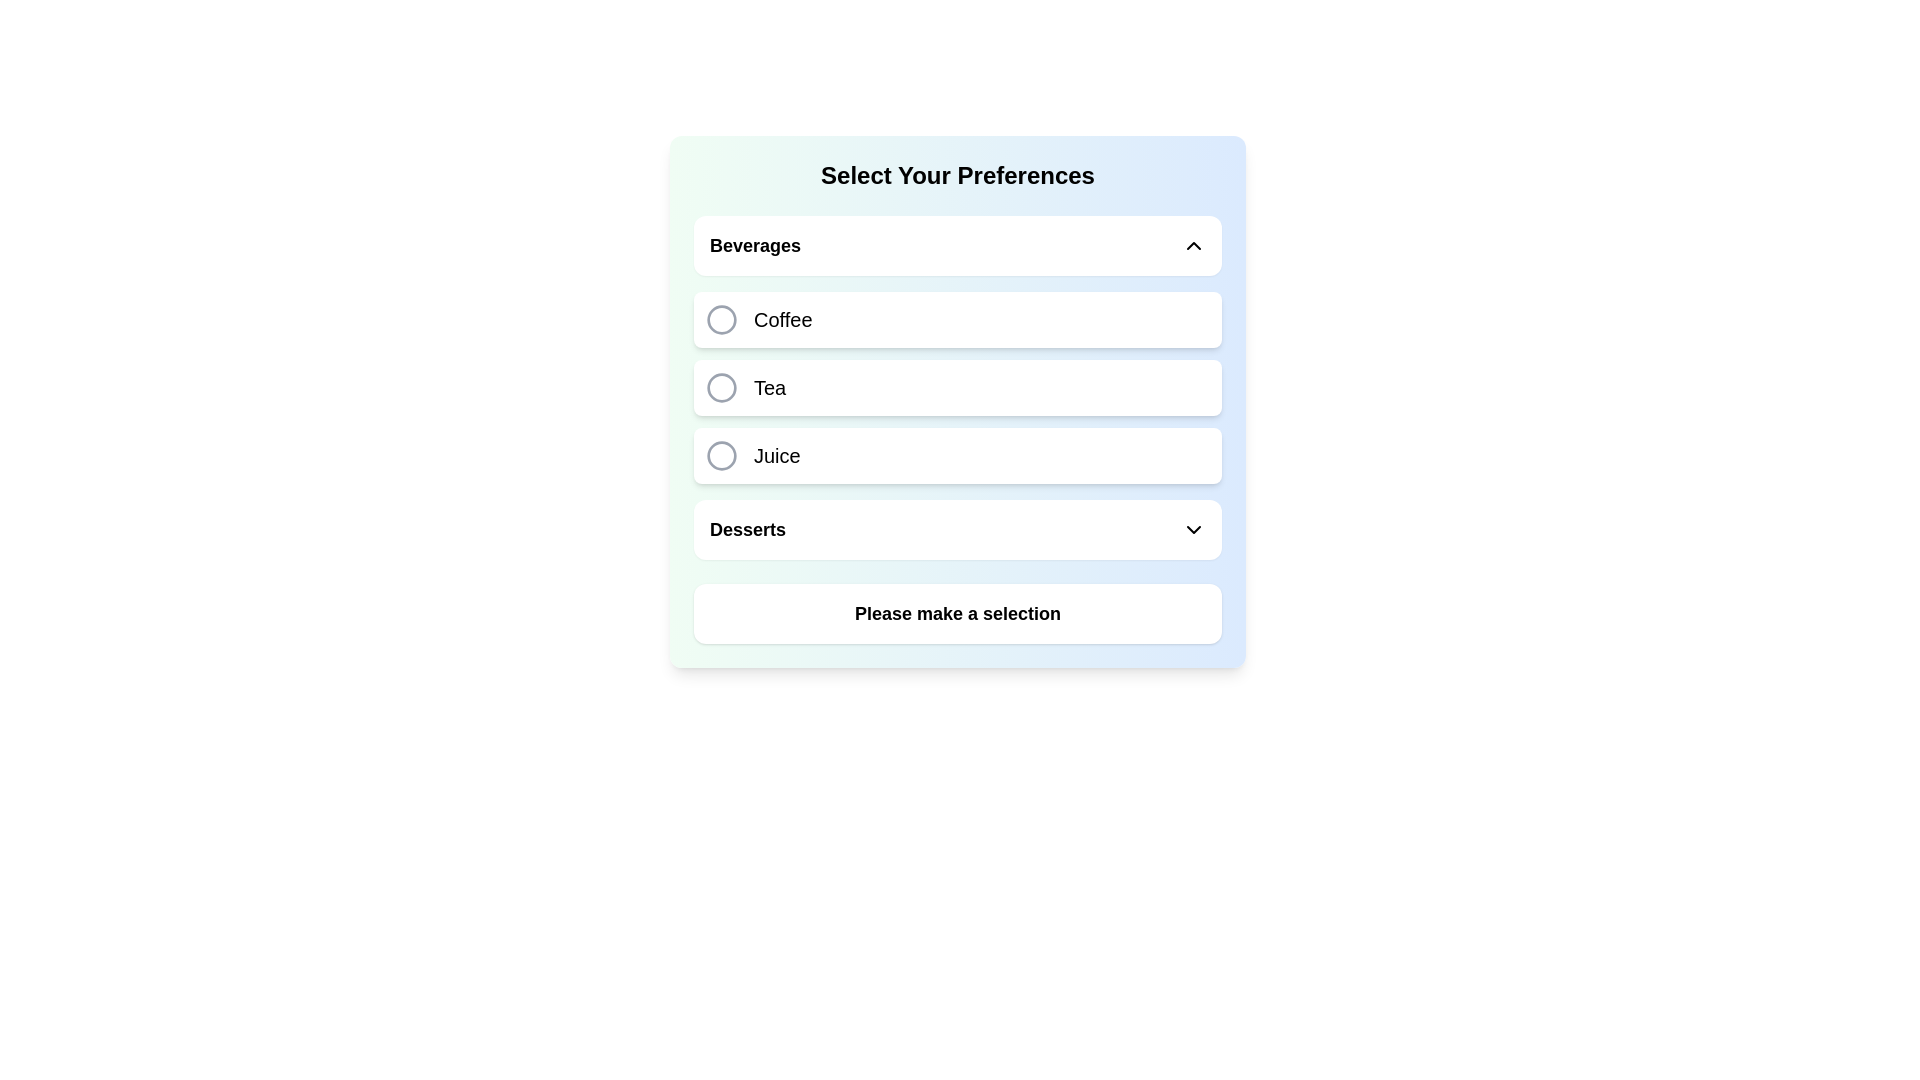 This screenshot has width=1920, height=1080. I want to click on the radio button labeled 'Juice' in the 'Select Your Preferences' form, so click(720, 455).